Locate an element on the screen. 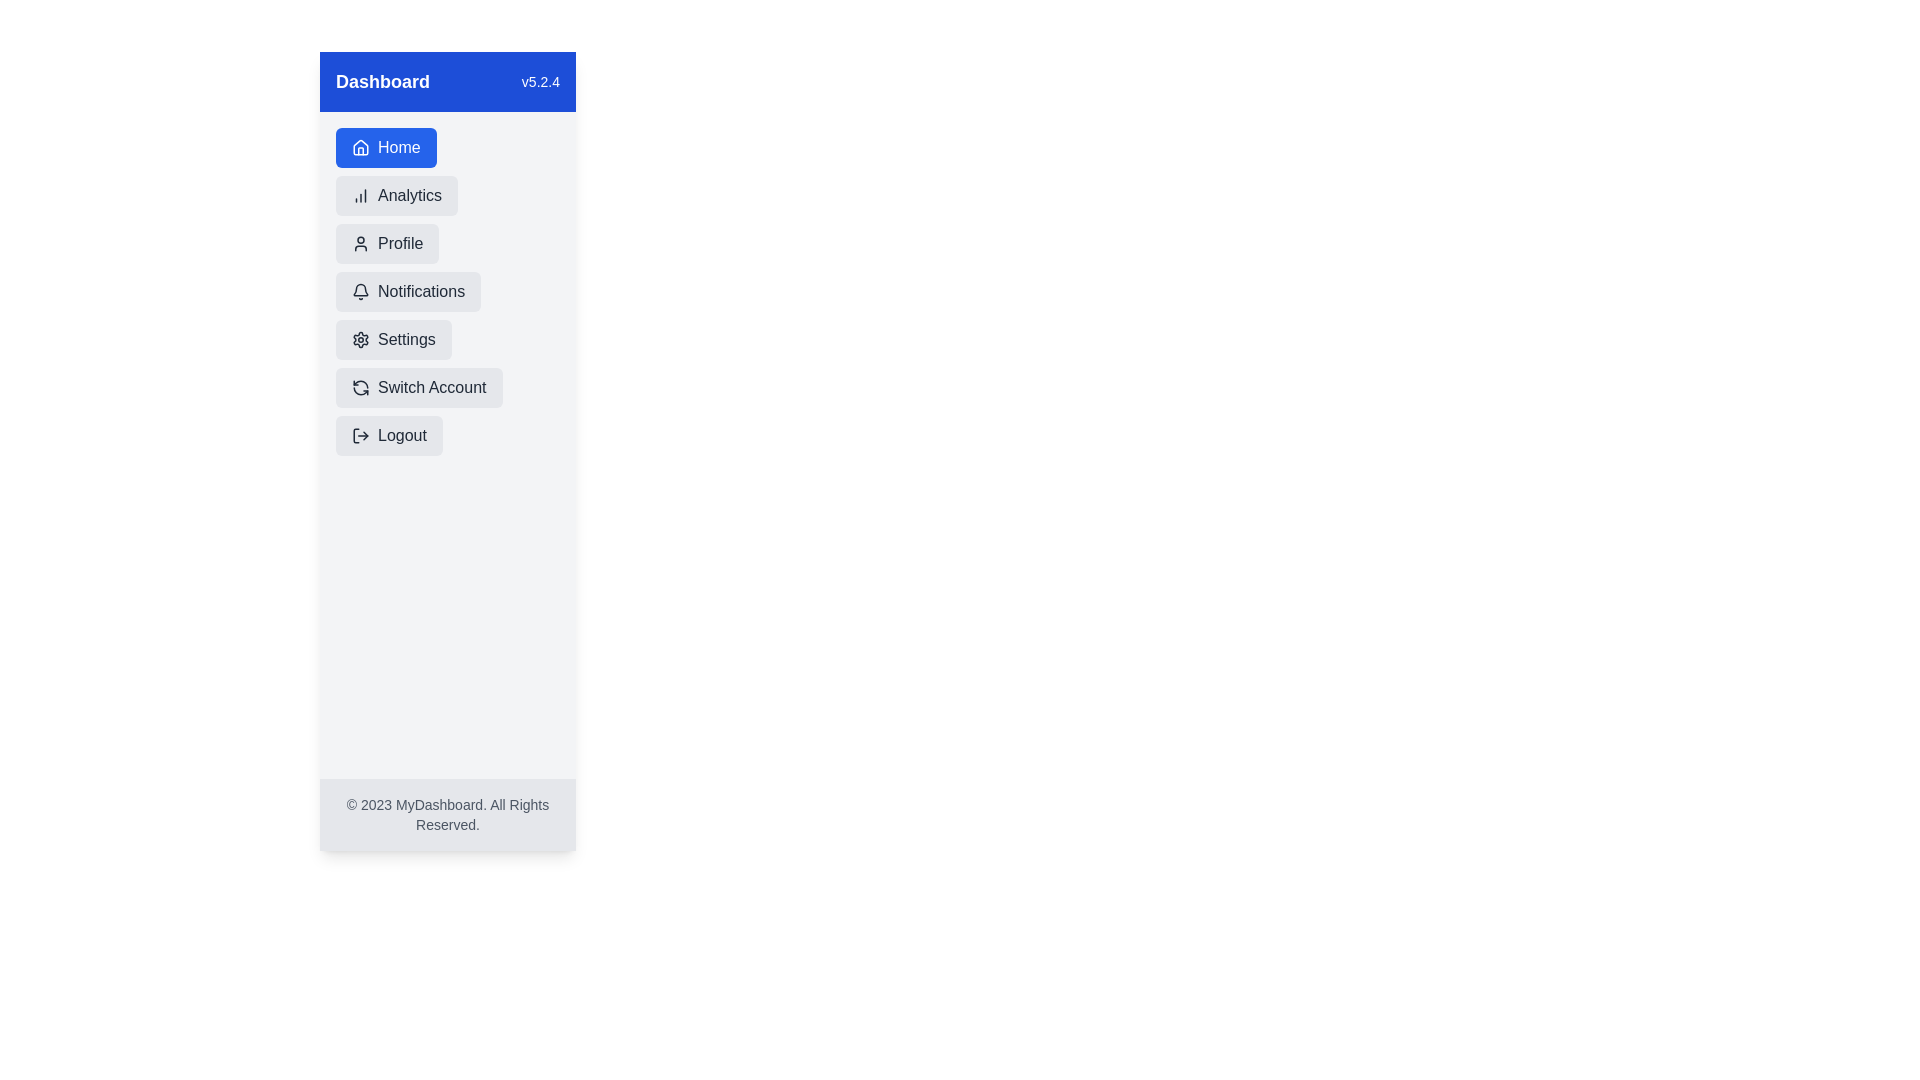 This screenshot has height=1080, width=1920. the refresh icon located to the left of the 'Switch Account' text in the vertical menu on the left side of the interface is located at coordinates (360, 388).